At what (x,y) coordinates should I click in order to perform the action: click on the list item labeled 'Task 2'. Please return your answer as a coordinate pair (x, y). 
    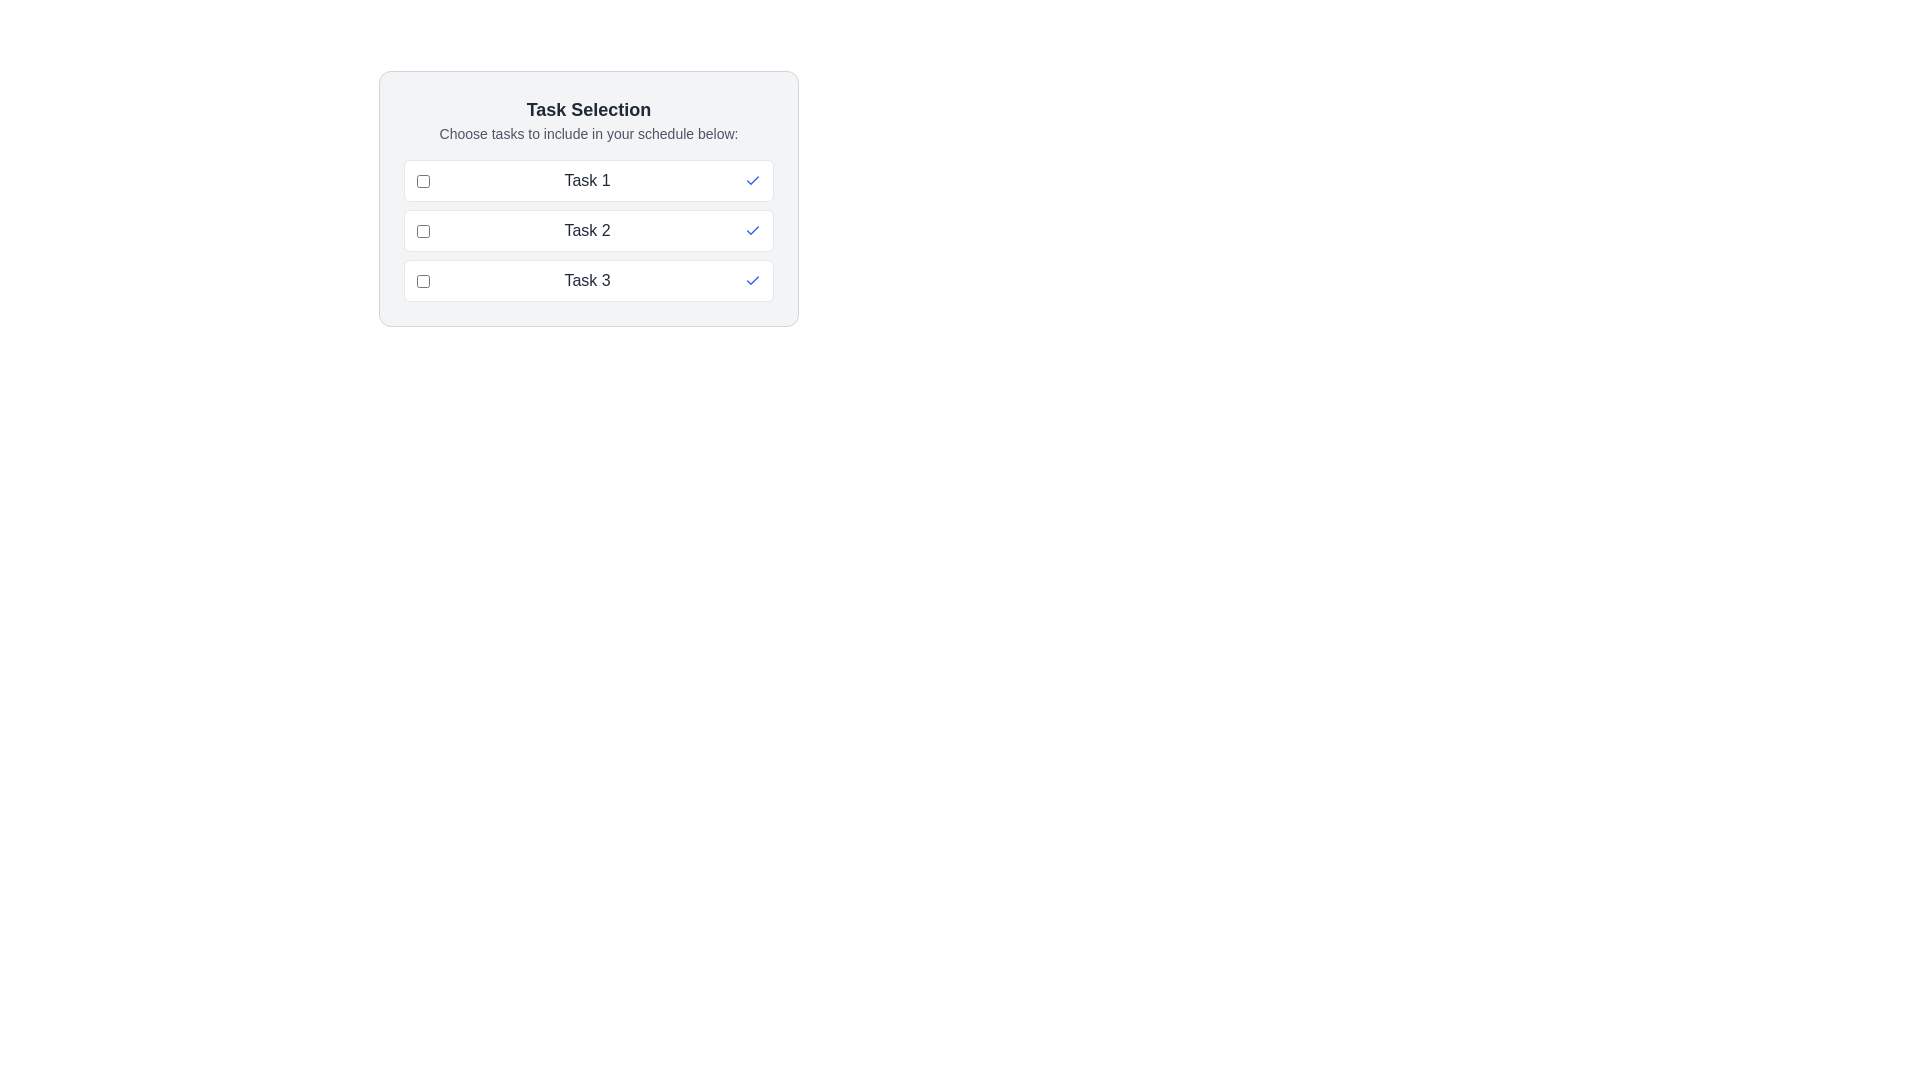
    Looking at the image, I should click on (588, 230).